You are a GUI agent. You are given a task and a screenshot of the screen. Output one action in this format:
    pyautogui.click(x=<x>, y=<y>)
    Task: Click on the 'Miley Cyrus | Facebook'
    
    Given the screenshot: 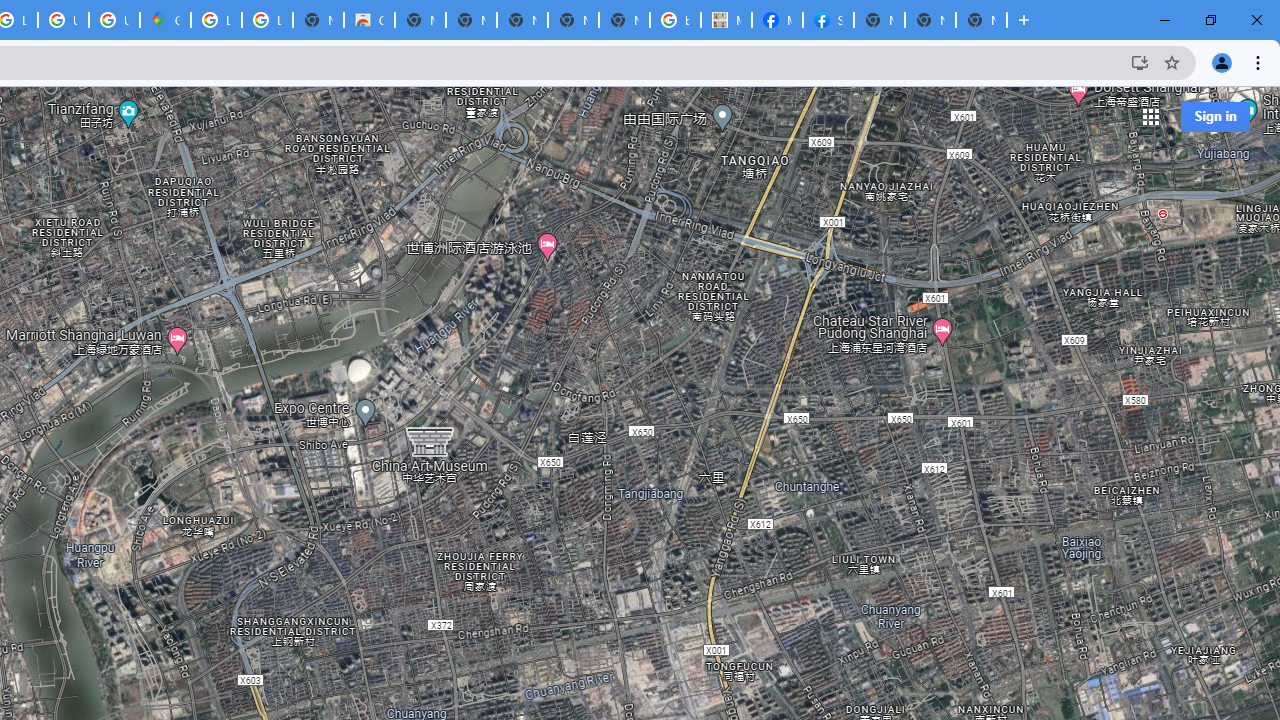 What is the action you would take?
    pyautogui.click(x=775, y=20)
    